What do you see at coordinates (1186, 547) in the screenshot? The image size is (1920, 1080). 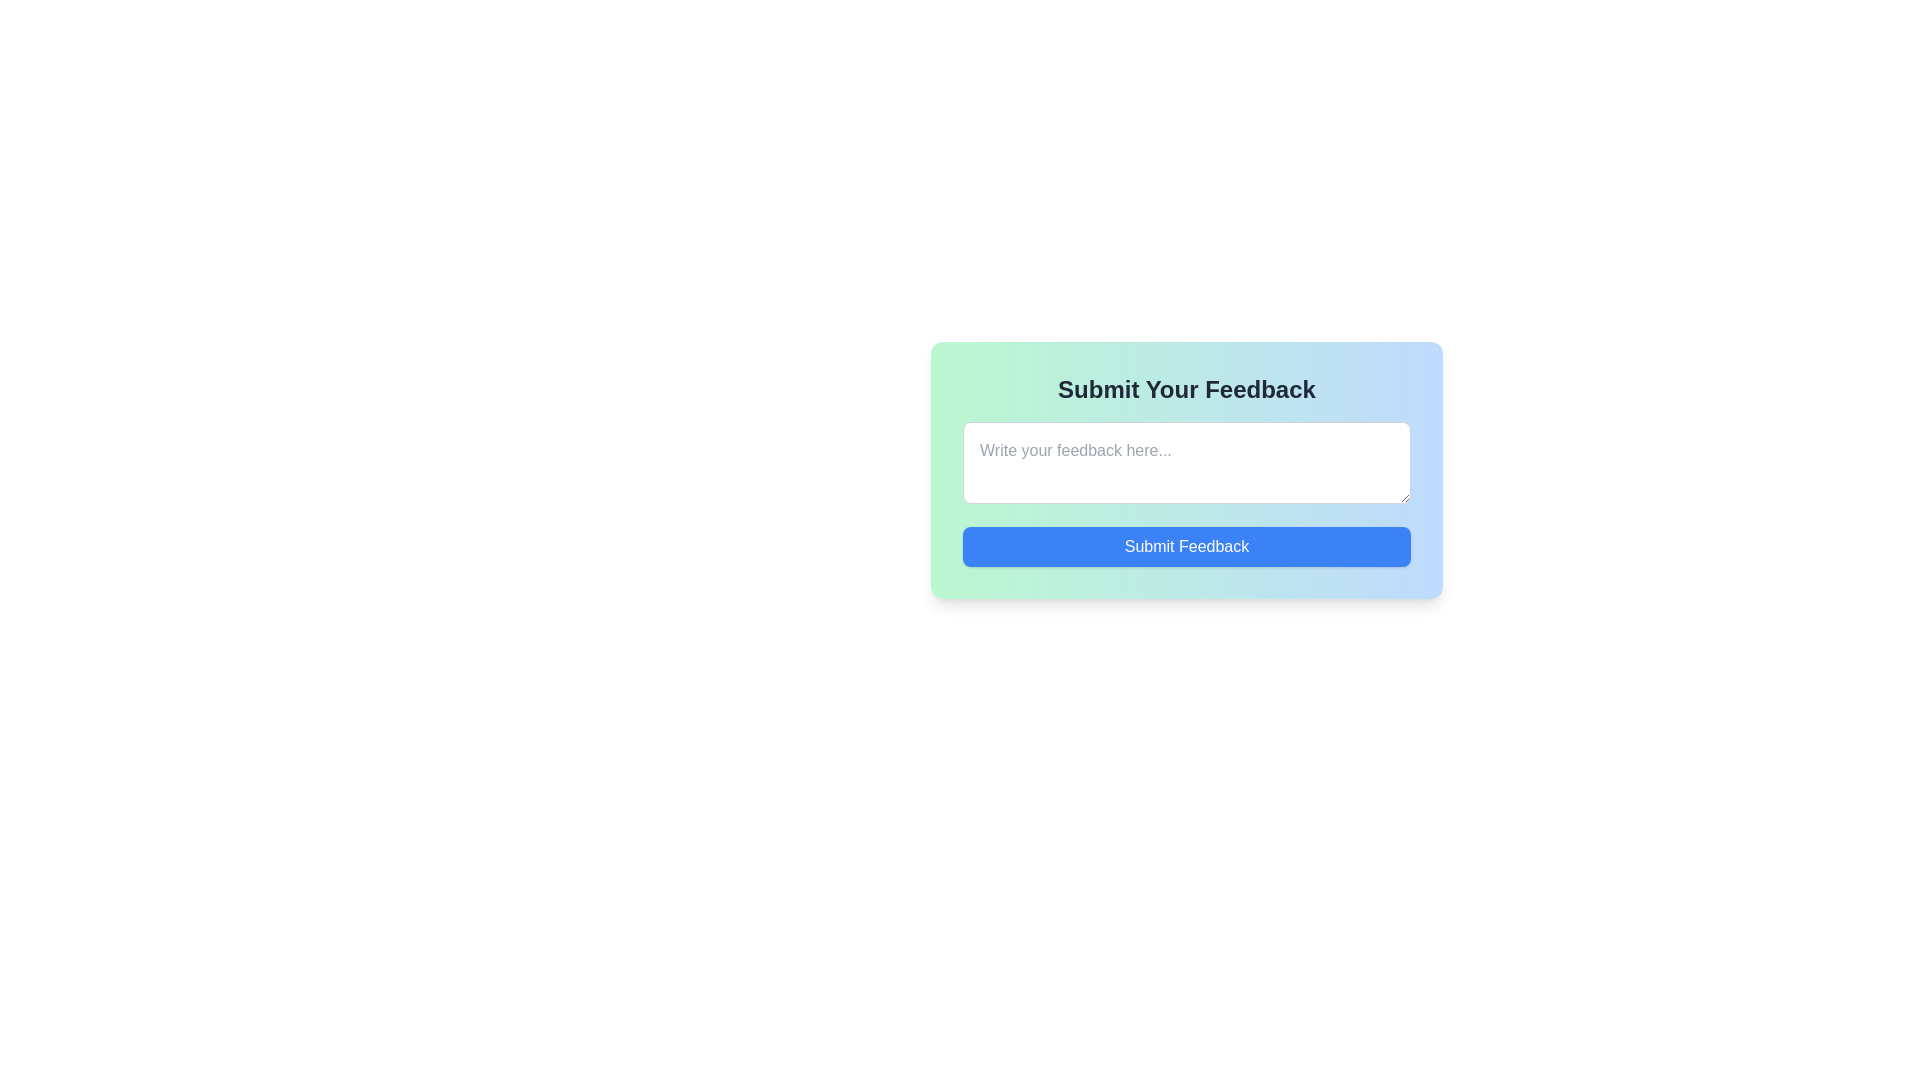 I see `the 'Submit Feedback' button, which is a rectangular button with a blue background and white text, located at the bottom of a card with a gradient background` at bounding box center [1186, 547].